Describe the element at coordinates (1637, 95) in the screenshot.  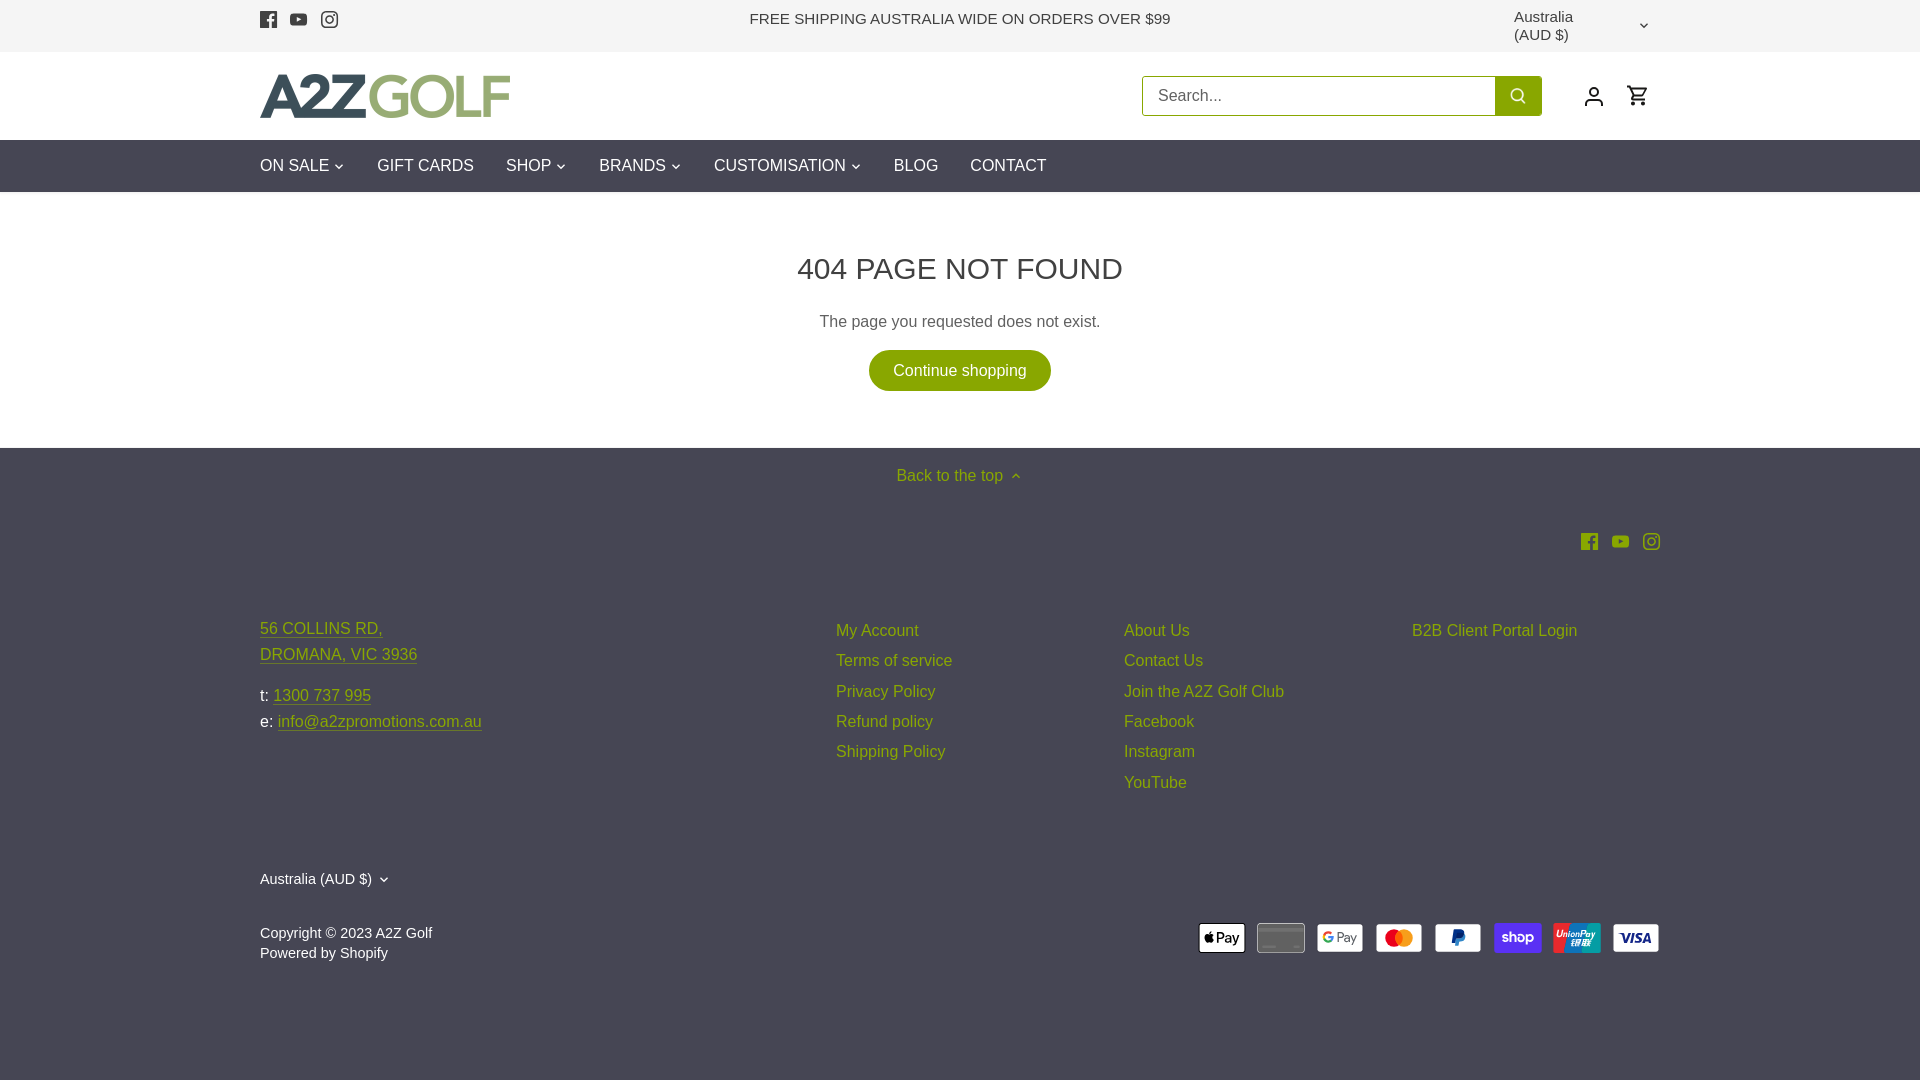
I see `'Go to cart'` at that location.